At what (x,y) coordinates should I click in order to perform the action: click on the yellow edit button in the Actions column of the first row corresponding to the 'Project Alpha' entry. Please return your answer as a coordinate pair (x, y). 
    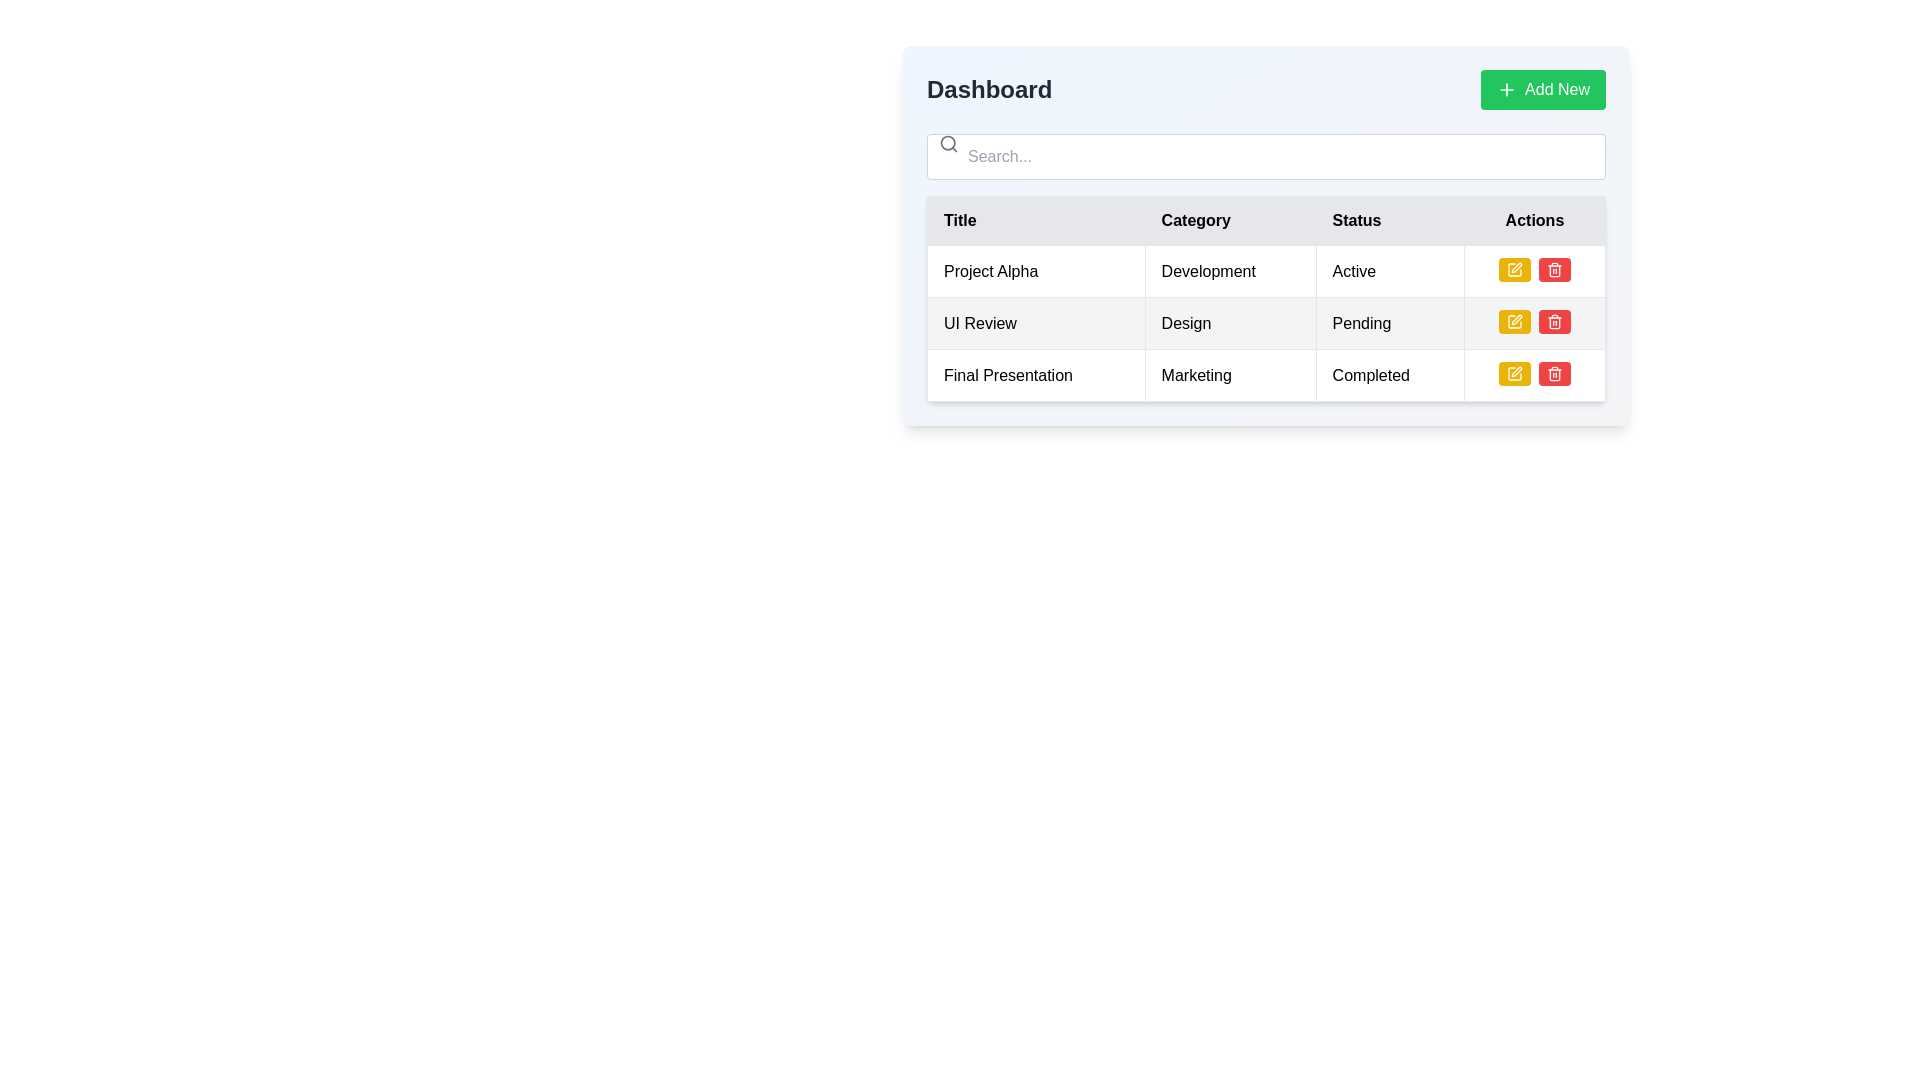
    Looking at the image, I should click on (1534, 271).